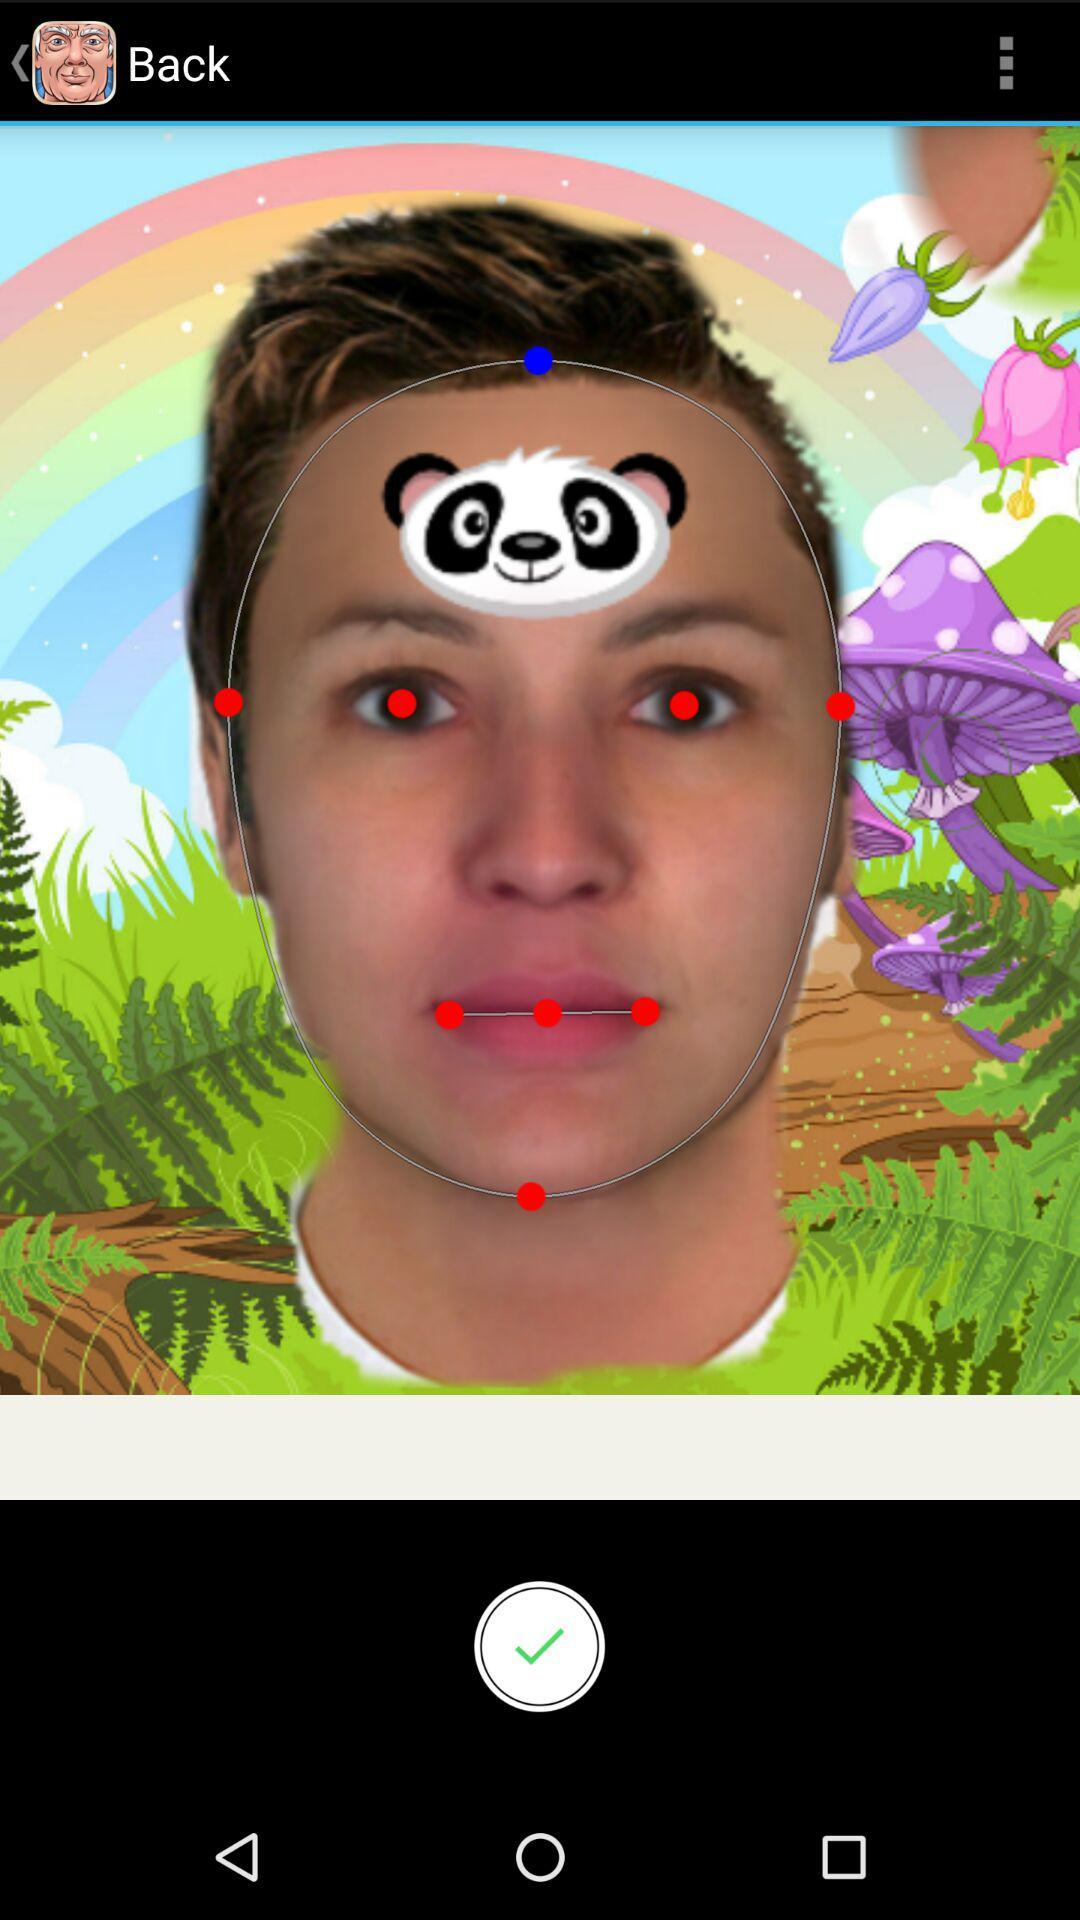 The width and height of the screenshot is (1080, 1920). What do you see at coordinates (538, 1762) in the screenshot?
I see `the check icon` at bounding box center [538, 1762].